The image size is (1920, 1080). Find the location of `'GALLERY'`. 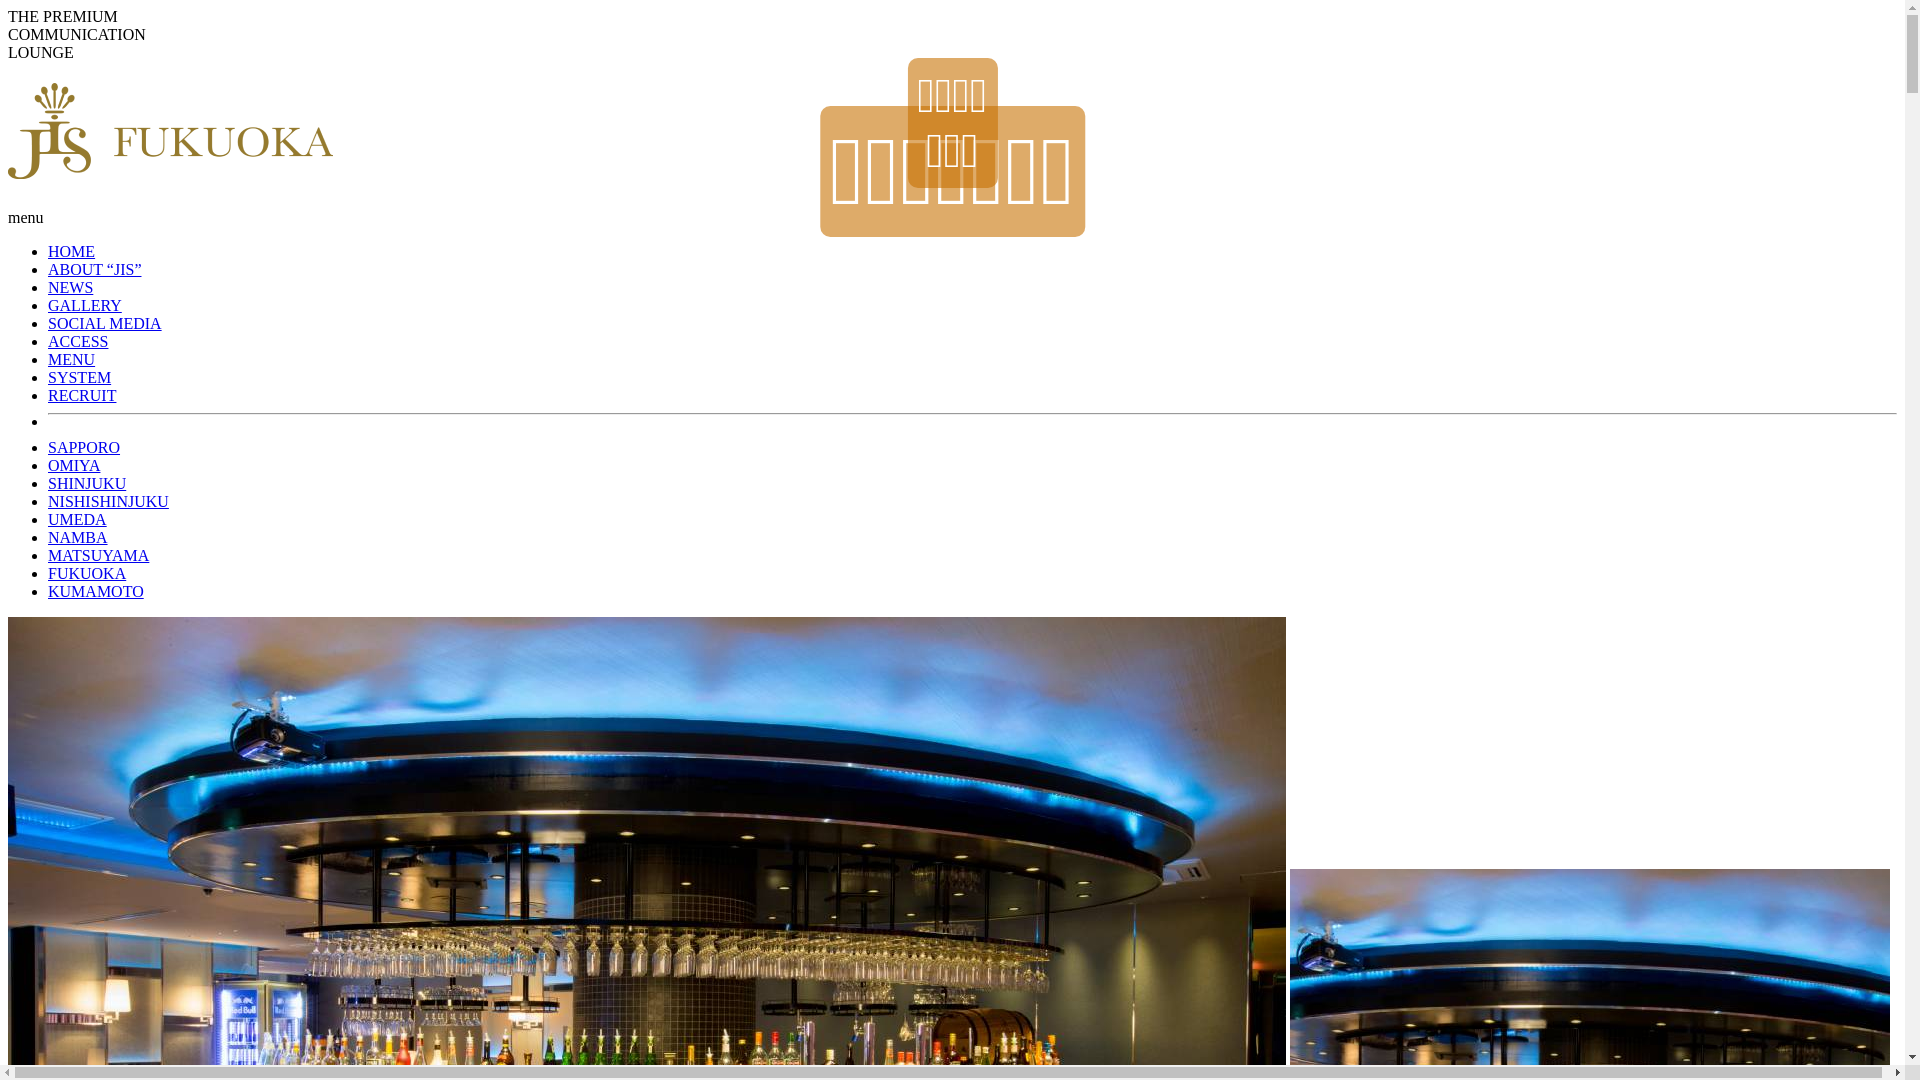

'GALLERY' is located at coordinates (48, 305).